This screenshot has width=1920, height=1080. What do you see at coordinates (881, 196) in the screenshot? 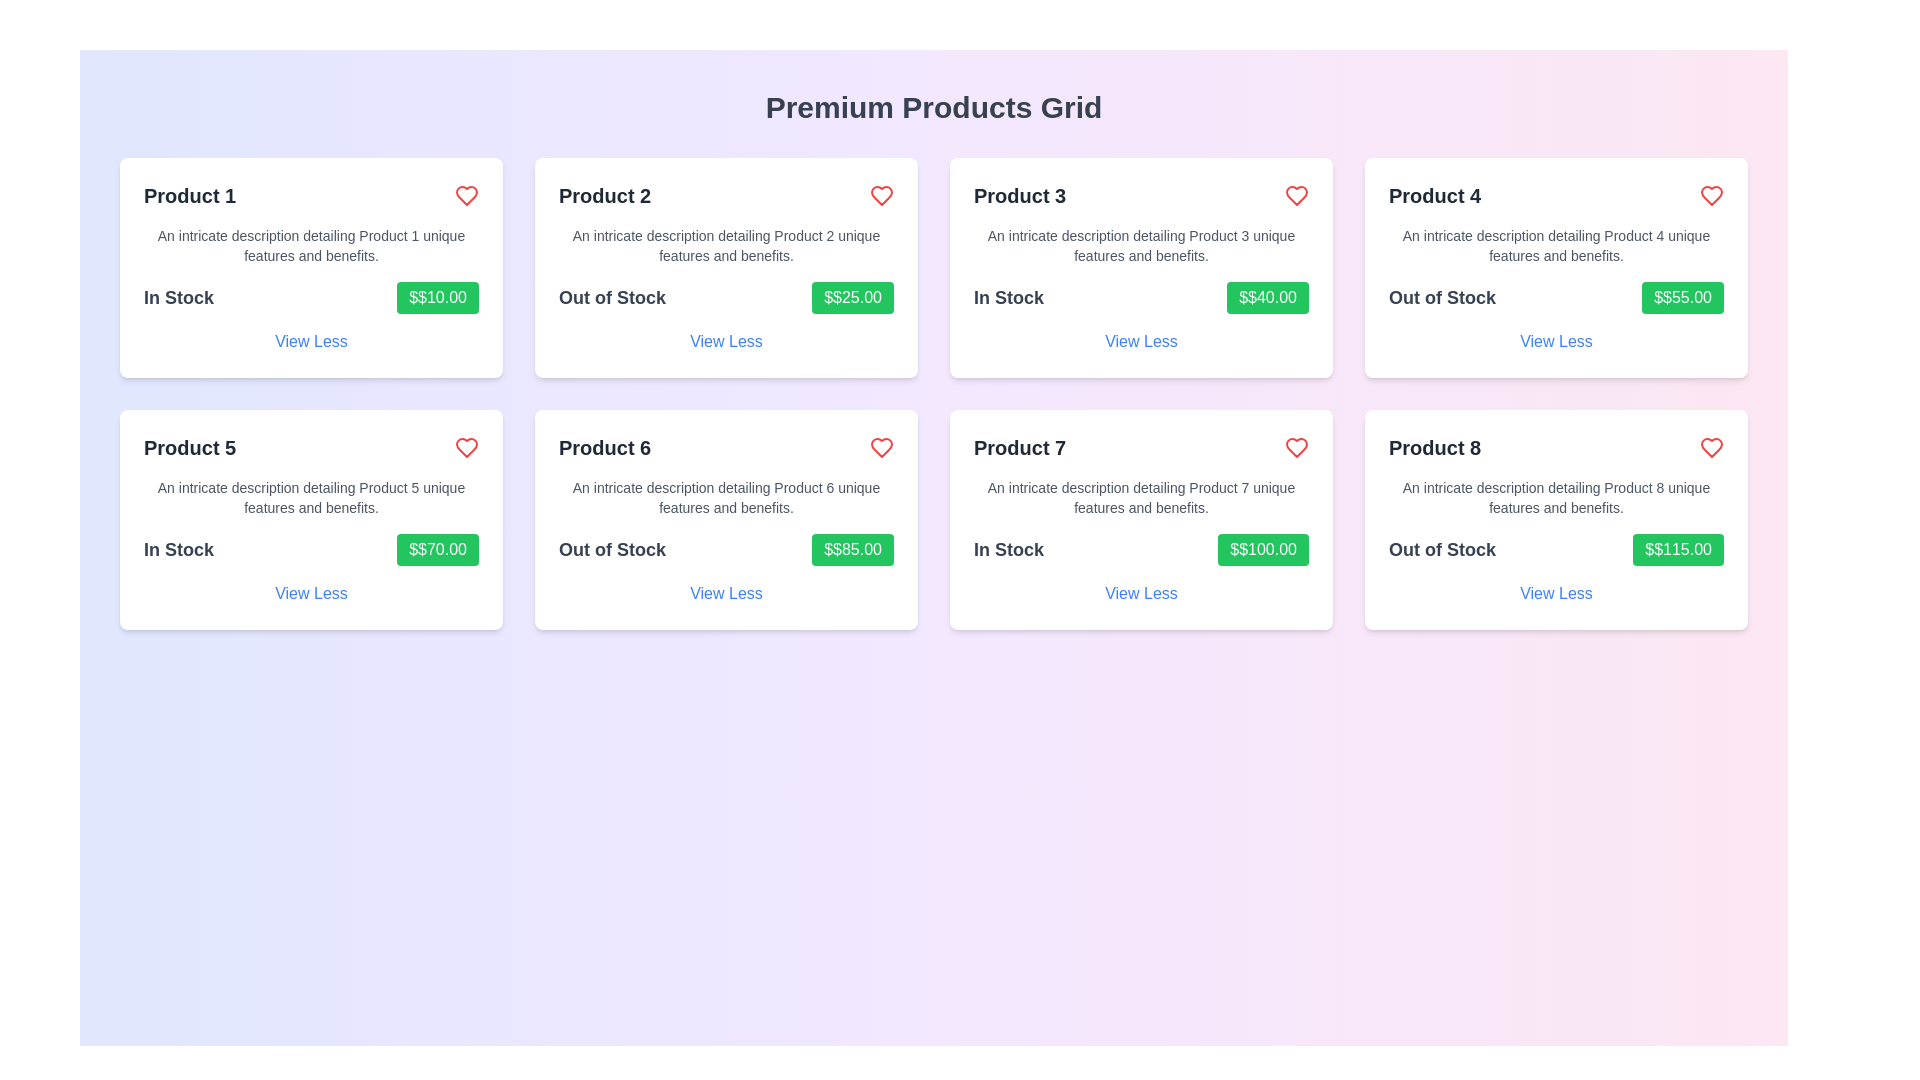
I see `the favorite or like icon located in the top-right corner of the card for 'Product 2'` at bounding box center [881, 196].